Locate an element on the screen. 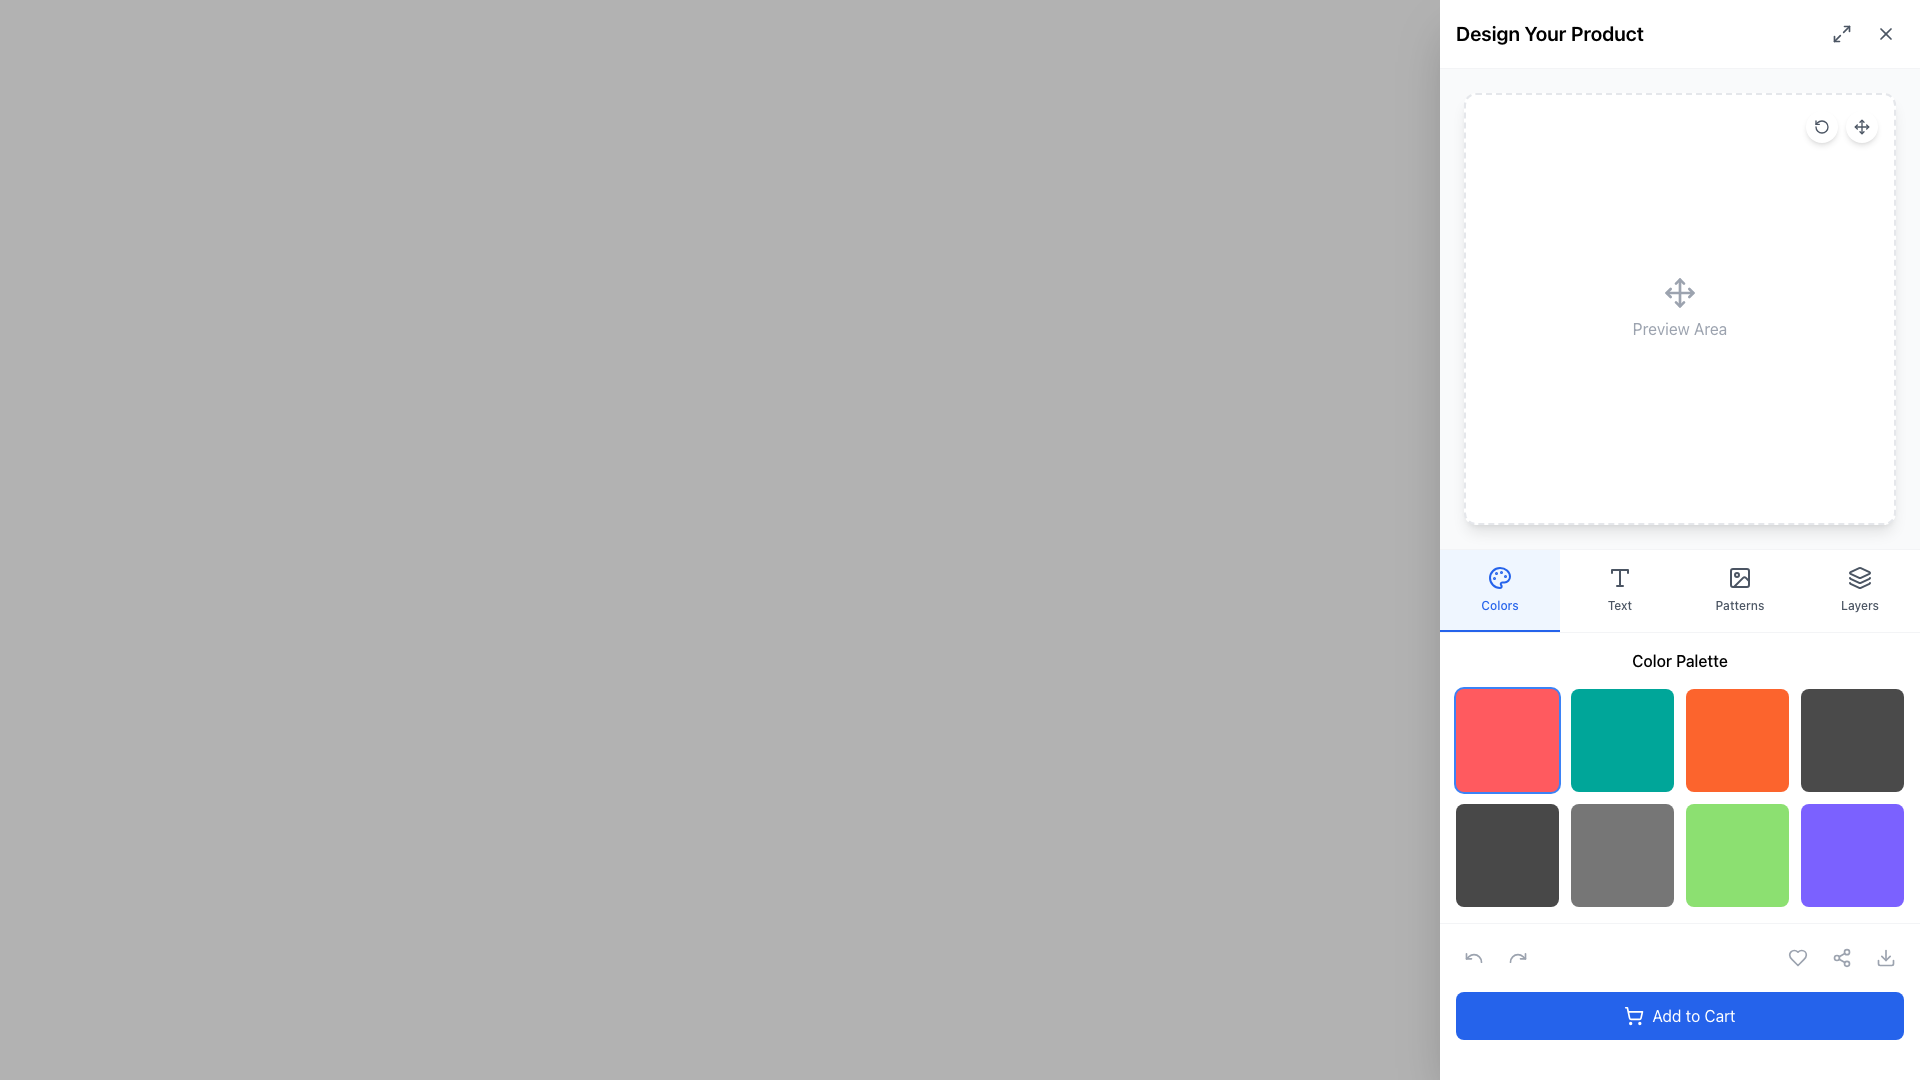 The height and width of the screenshot is (1080, 1920). the Color selection button for the teal color located in the second column of the first row of the color swatches grid under the 'Color Palette' section is located at coordinates (1622, 740).